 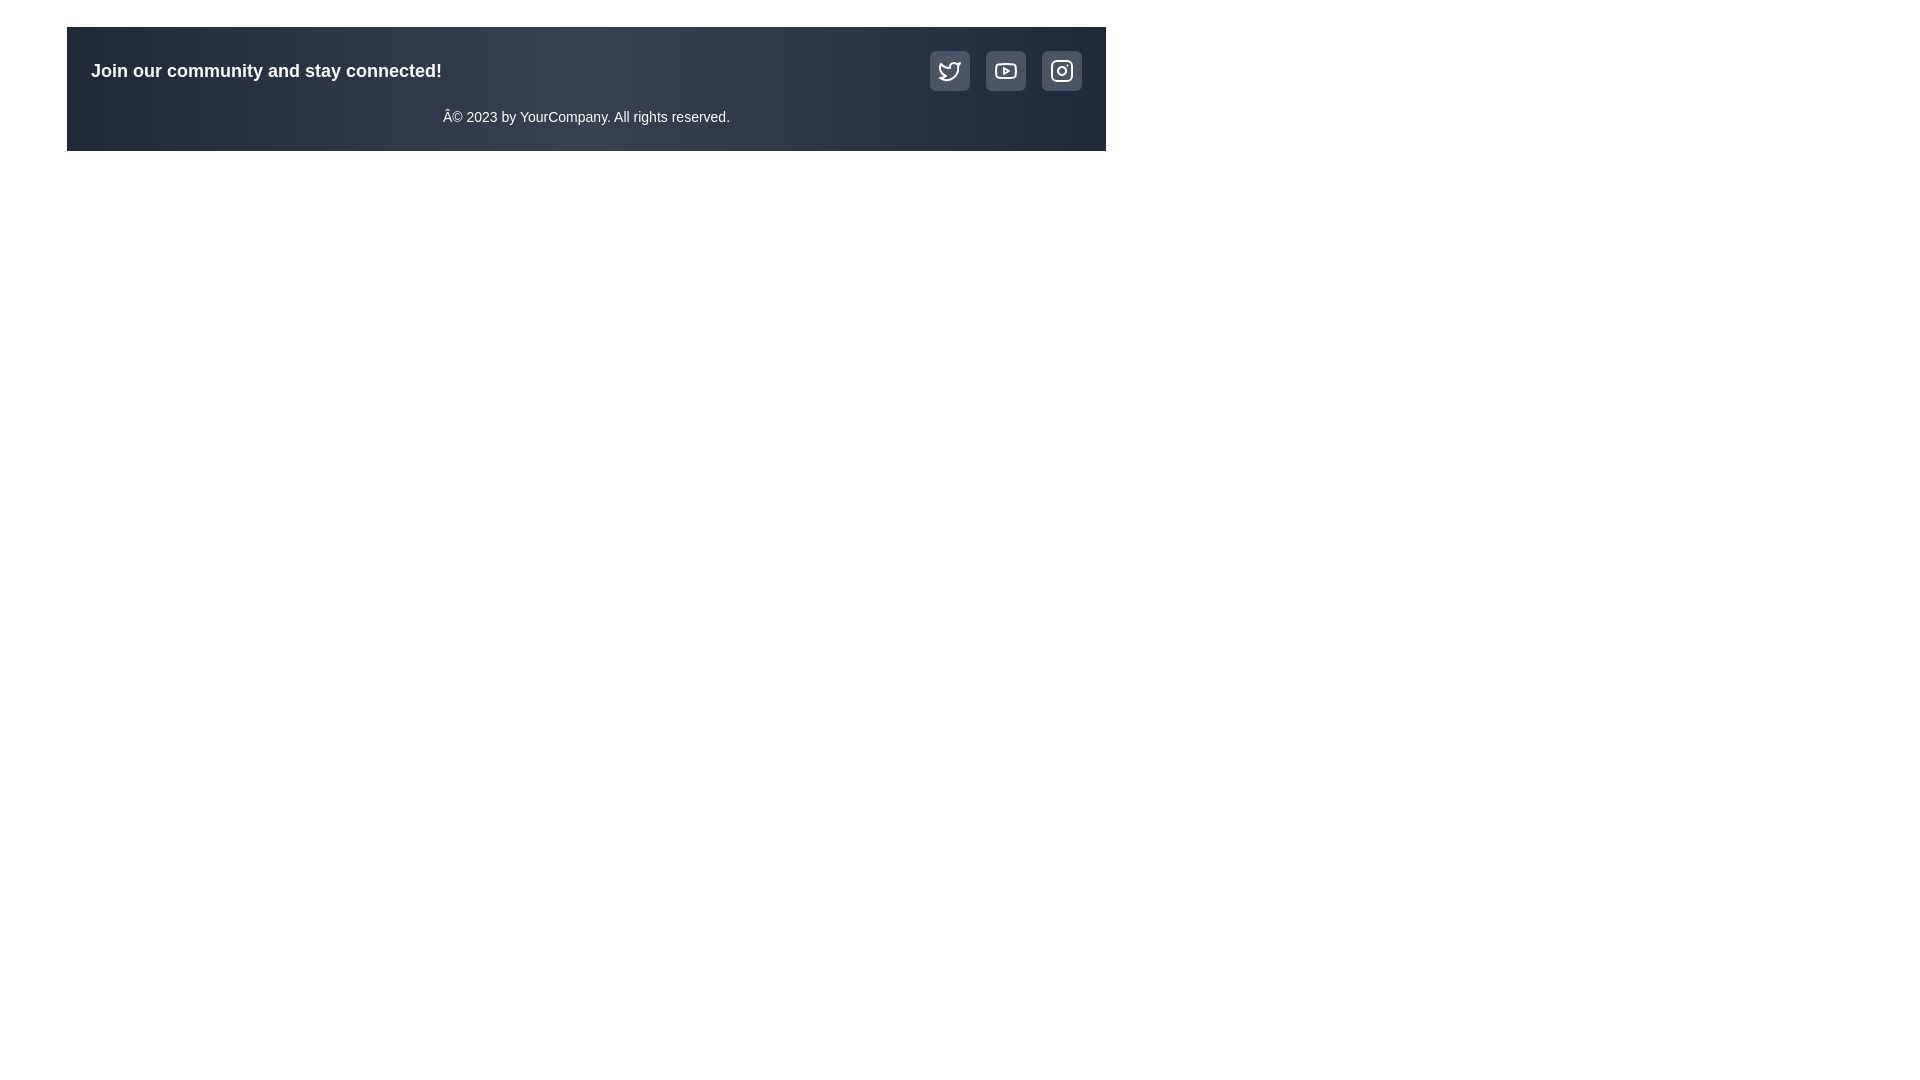 I want to click on the white Instagram logo icon located in the top-right footer section, so click(x=1060, y=69).